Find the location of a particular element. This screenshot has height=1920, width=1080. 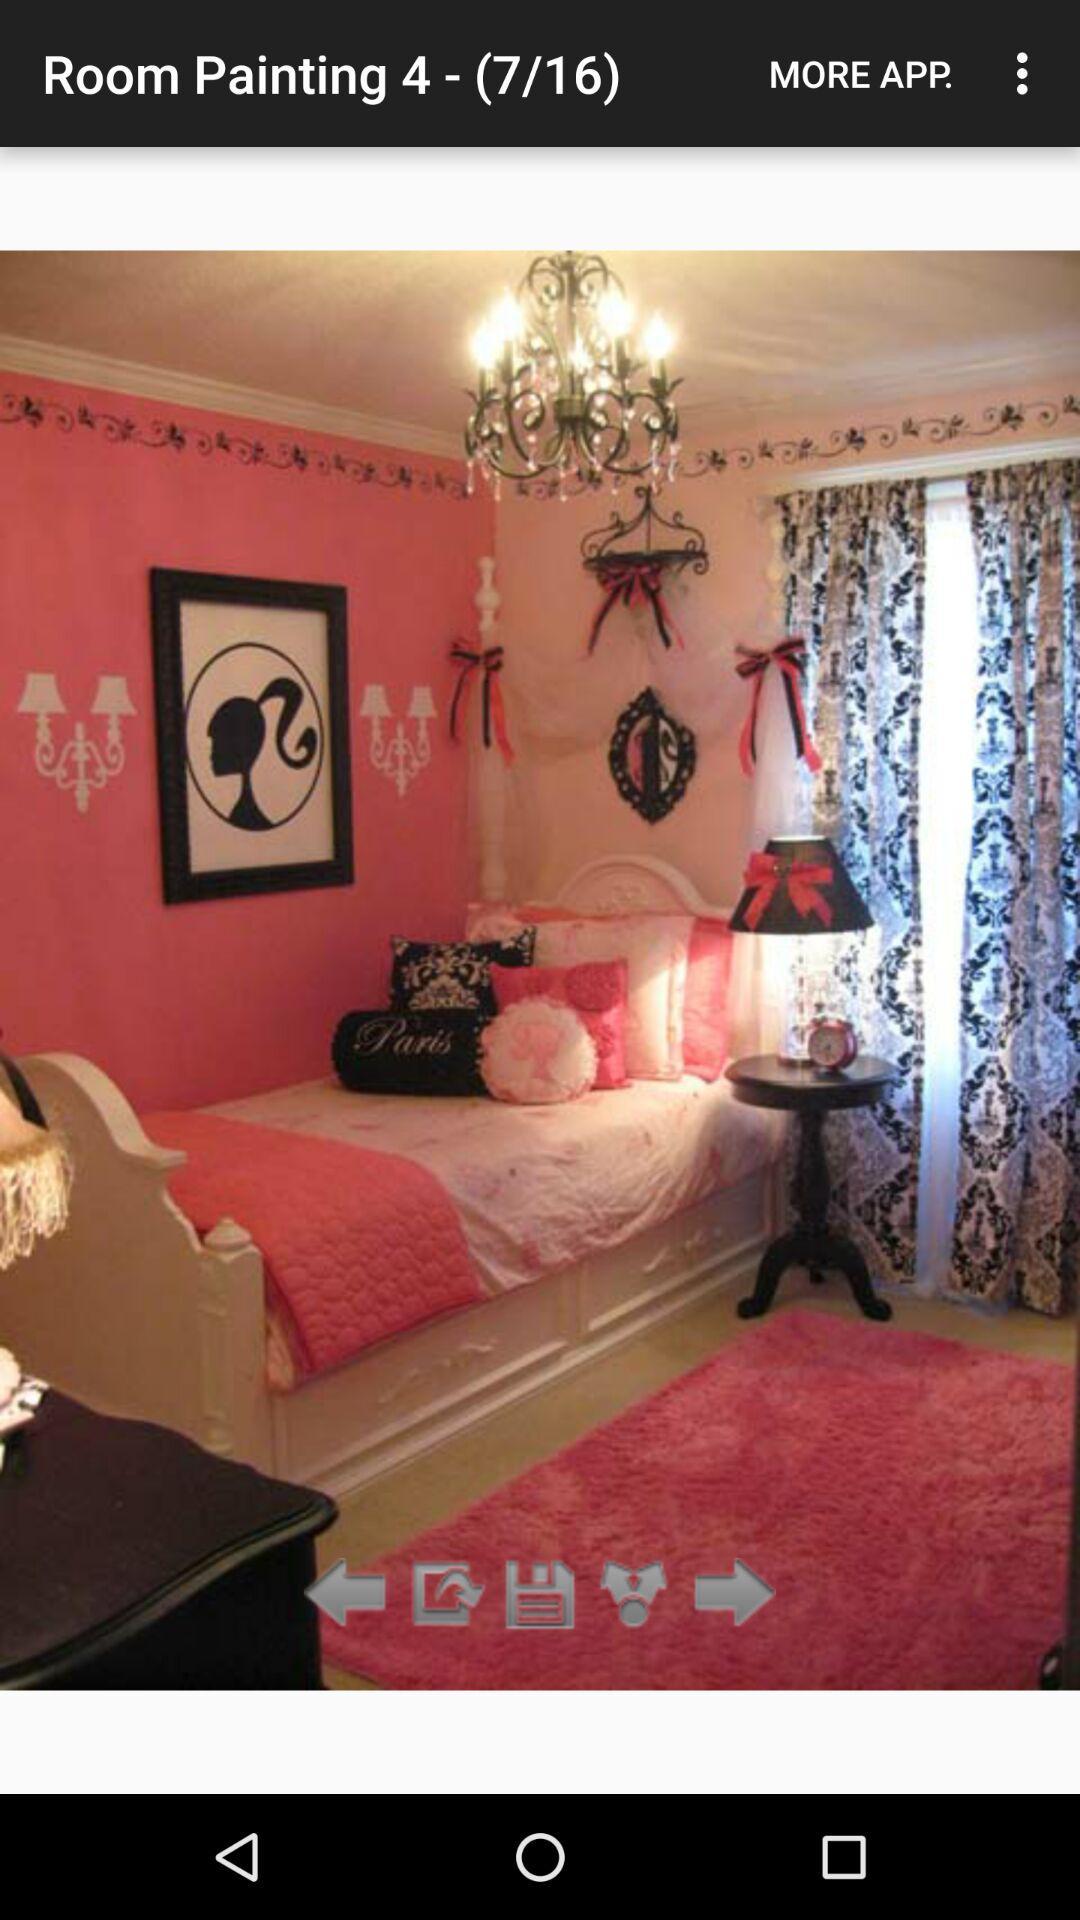

the launch icon is located at coordinates (444, 1593).